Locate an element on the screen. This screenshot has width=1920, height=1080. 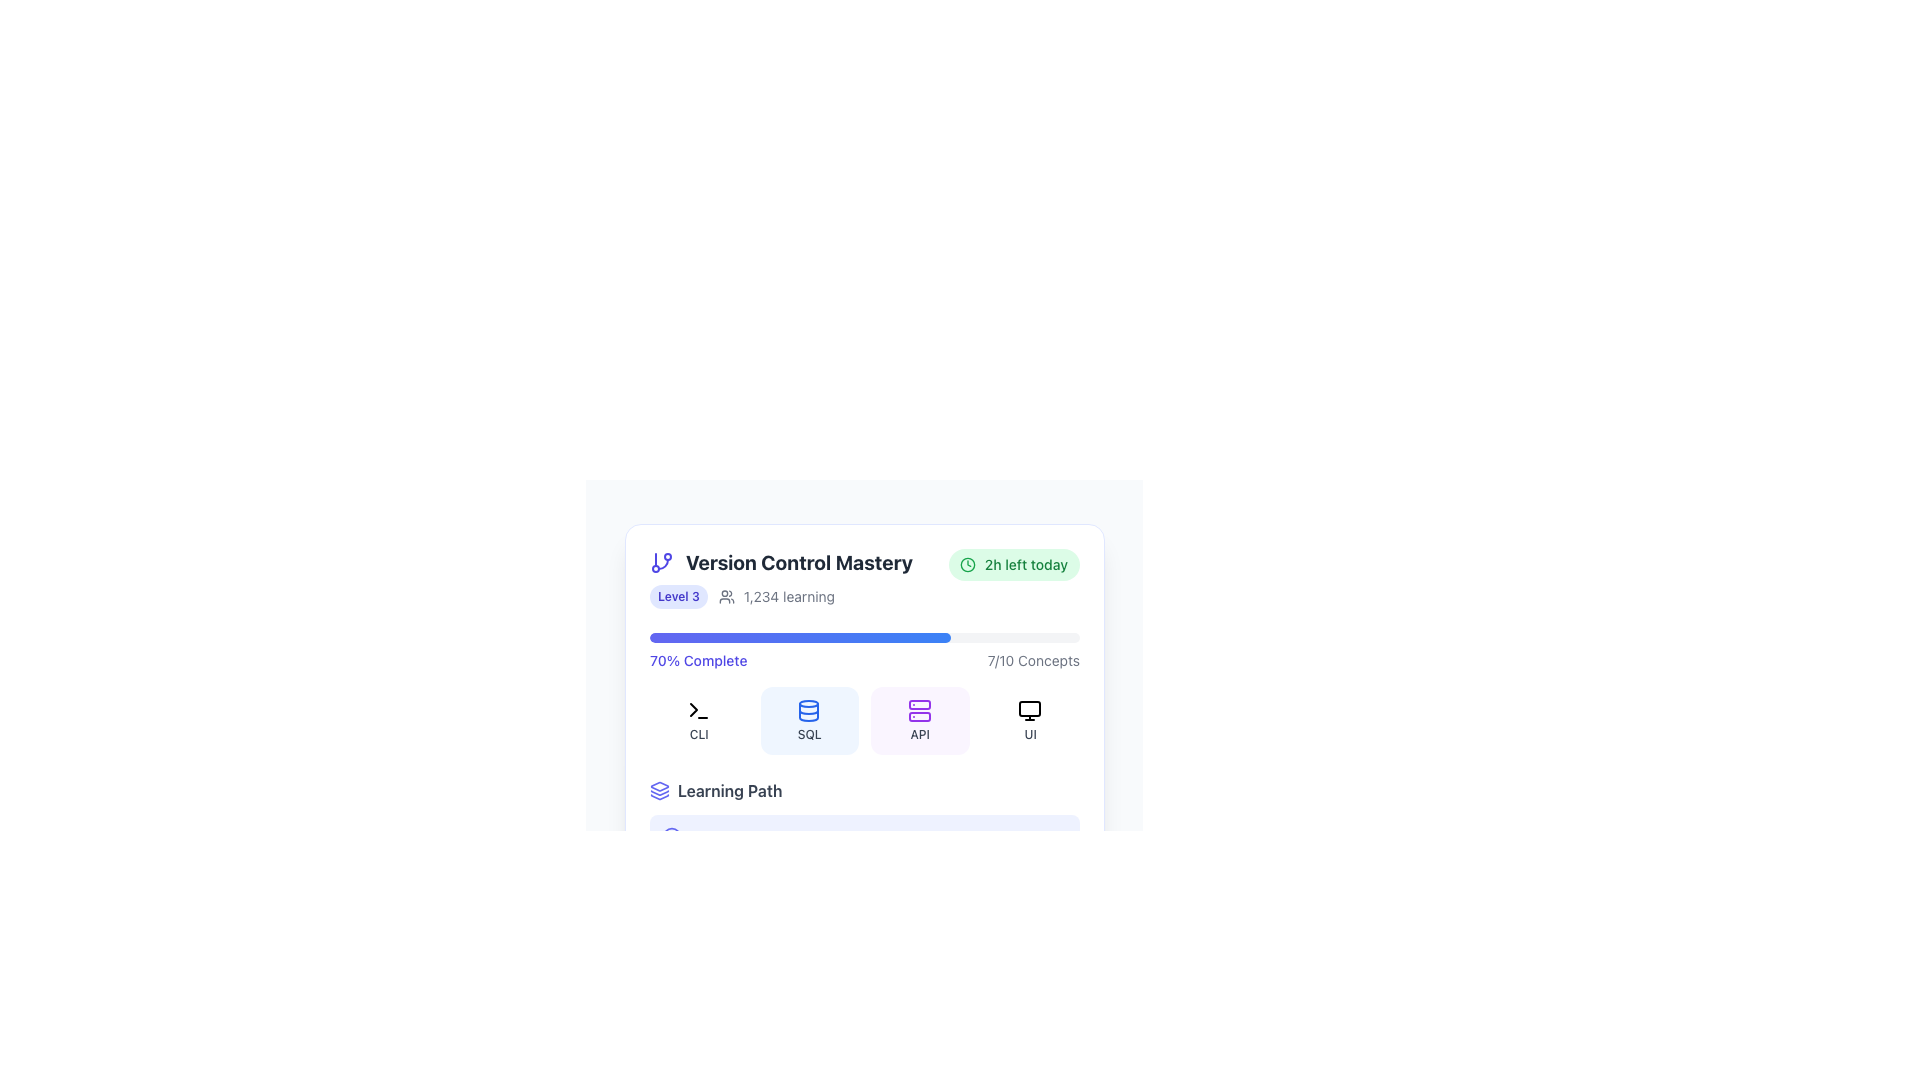
the icon associated with the informational label that reads '1,234 learning', located below the title 'Version Control Mastery' and to the right of the 'Level 3' badge is located at coordinates (775, 596).